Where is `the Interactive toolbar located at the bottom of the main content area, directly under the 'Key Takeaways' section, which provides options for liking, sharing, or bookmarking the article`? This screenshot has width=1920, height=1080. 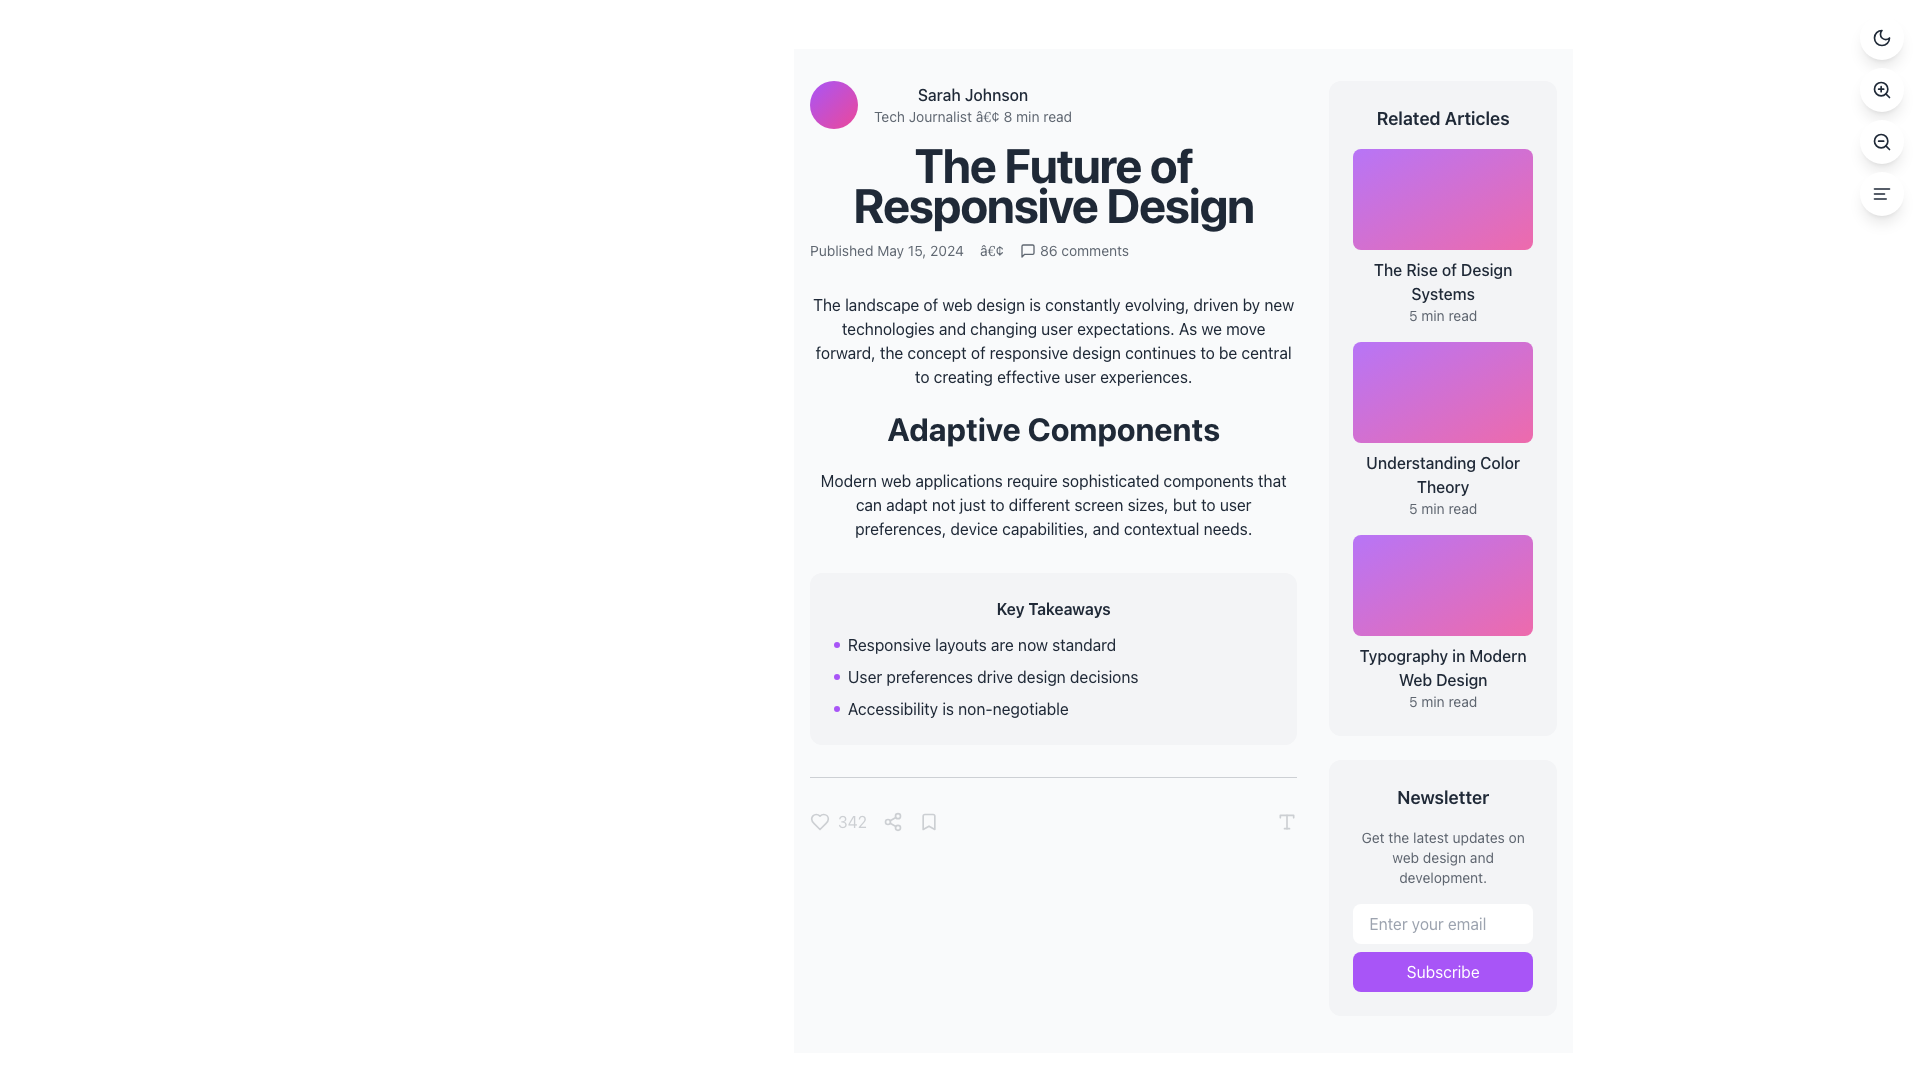 the Interactive toolbar located at the bottom of the main content area, directly under the 'Key Takeaways' section, which provides options for liking, sharing, or bookmarking the article is located at coordinates (1052, 804).